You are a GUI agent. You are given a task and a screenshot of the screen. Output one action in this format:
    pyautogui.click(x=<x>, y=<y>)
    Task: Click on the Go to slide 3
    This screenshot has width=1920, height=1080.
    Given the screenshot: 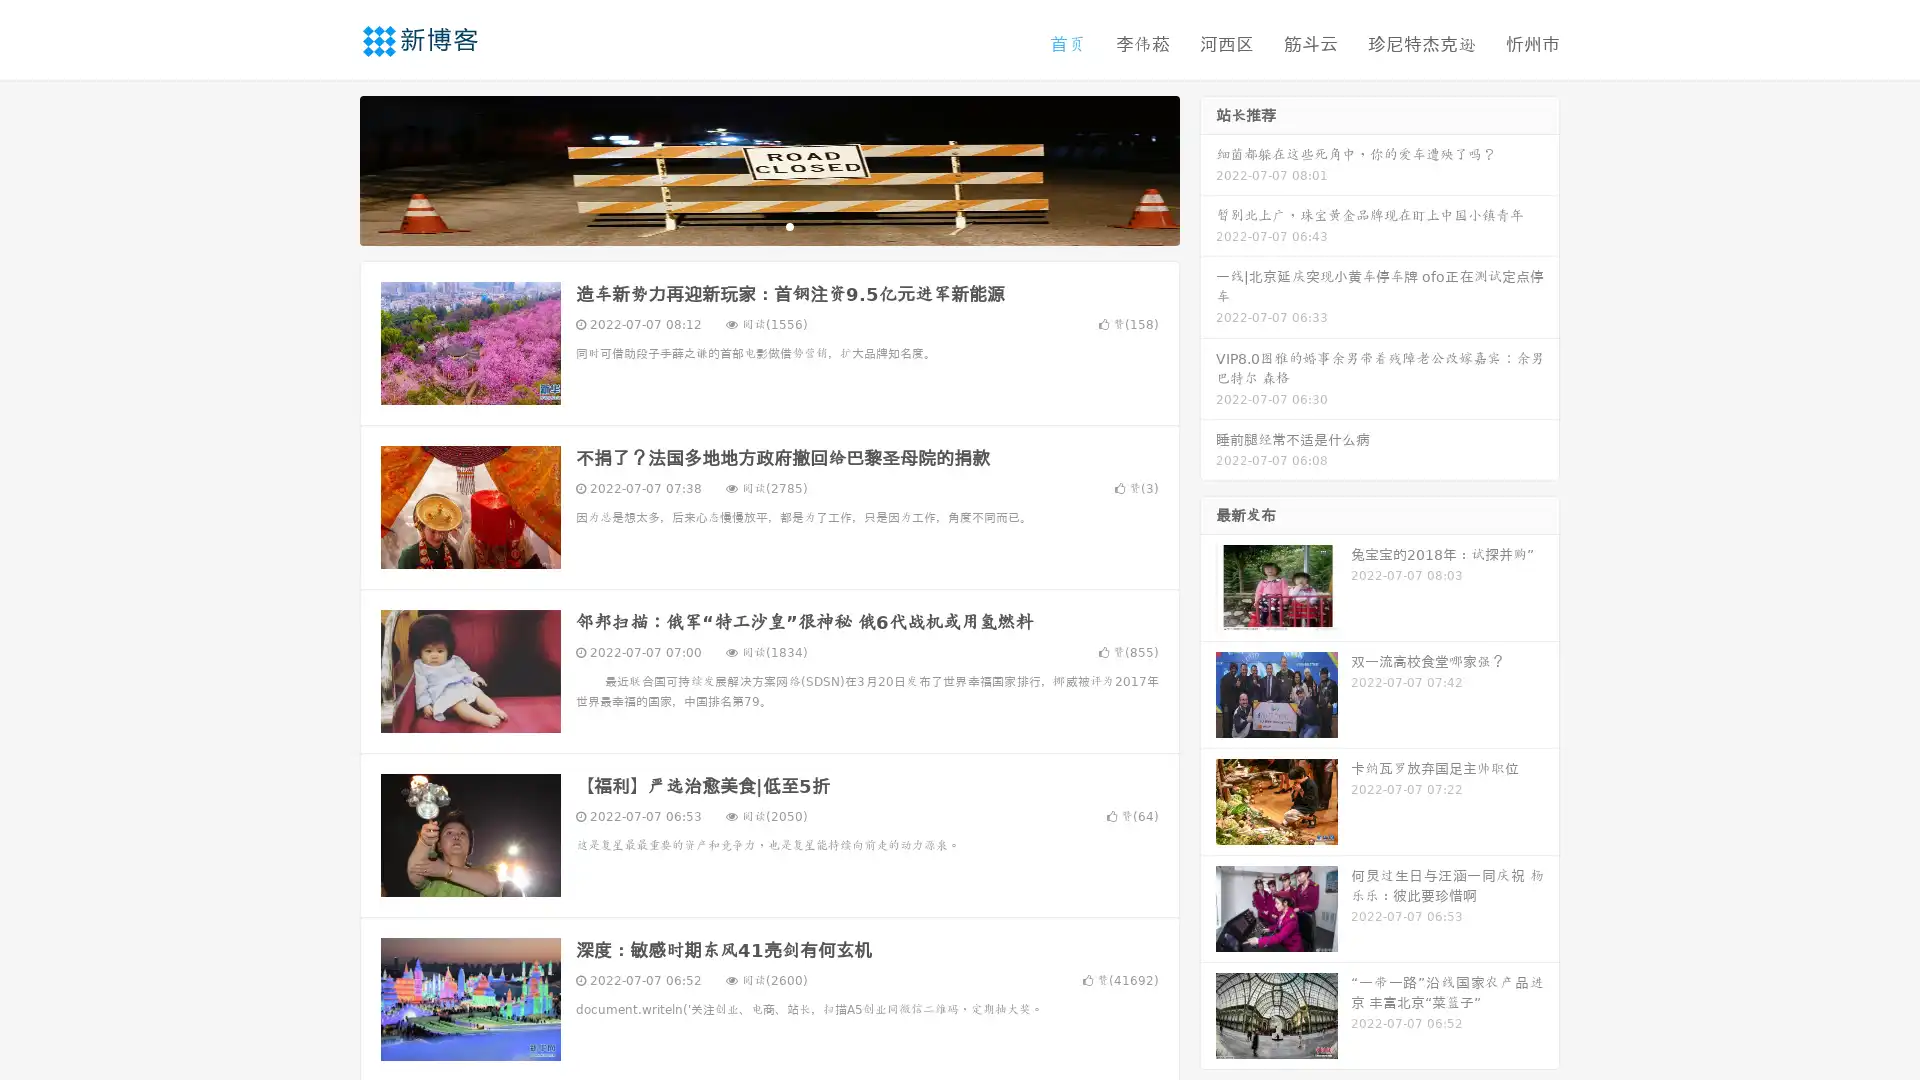 What is the action you would take?
    pyautogui.click(x=789, y=225)
    